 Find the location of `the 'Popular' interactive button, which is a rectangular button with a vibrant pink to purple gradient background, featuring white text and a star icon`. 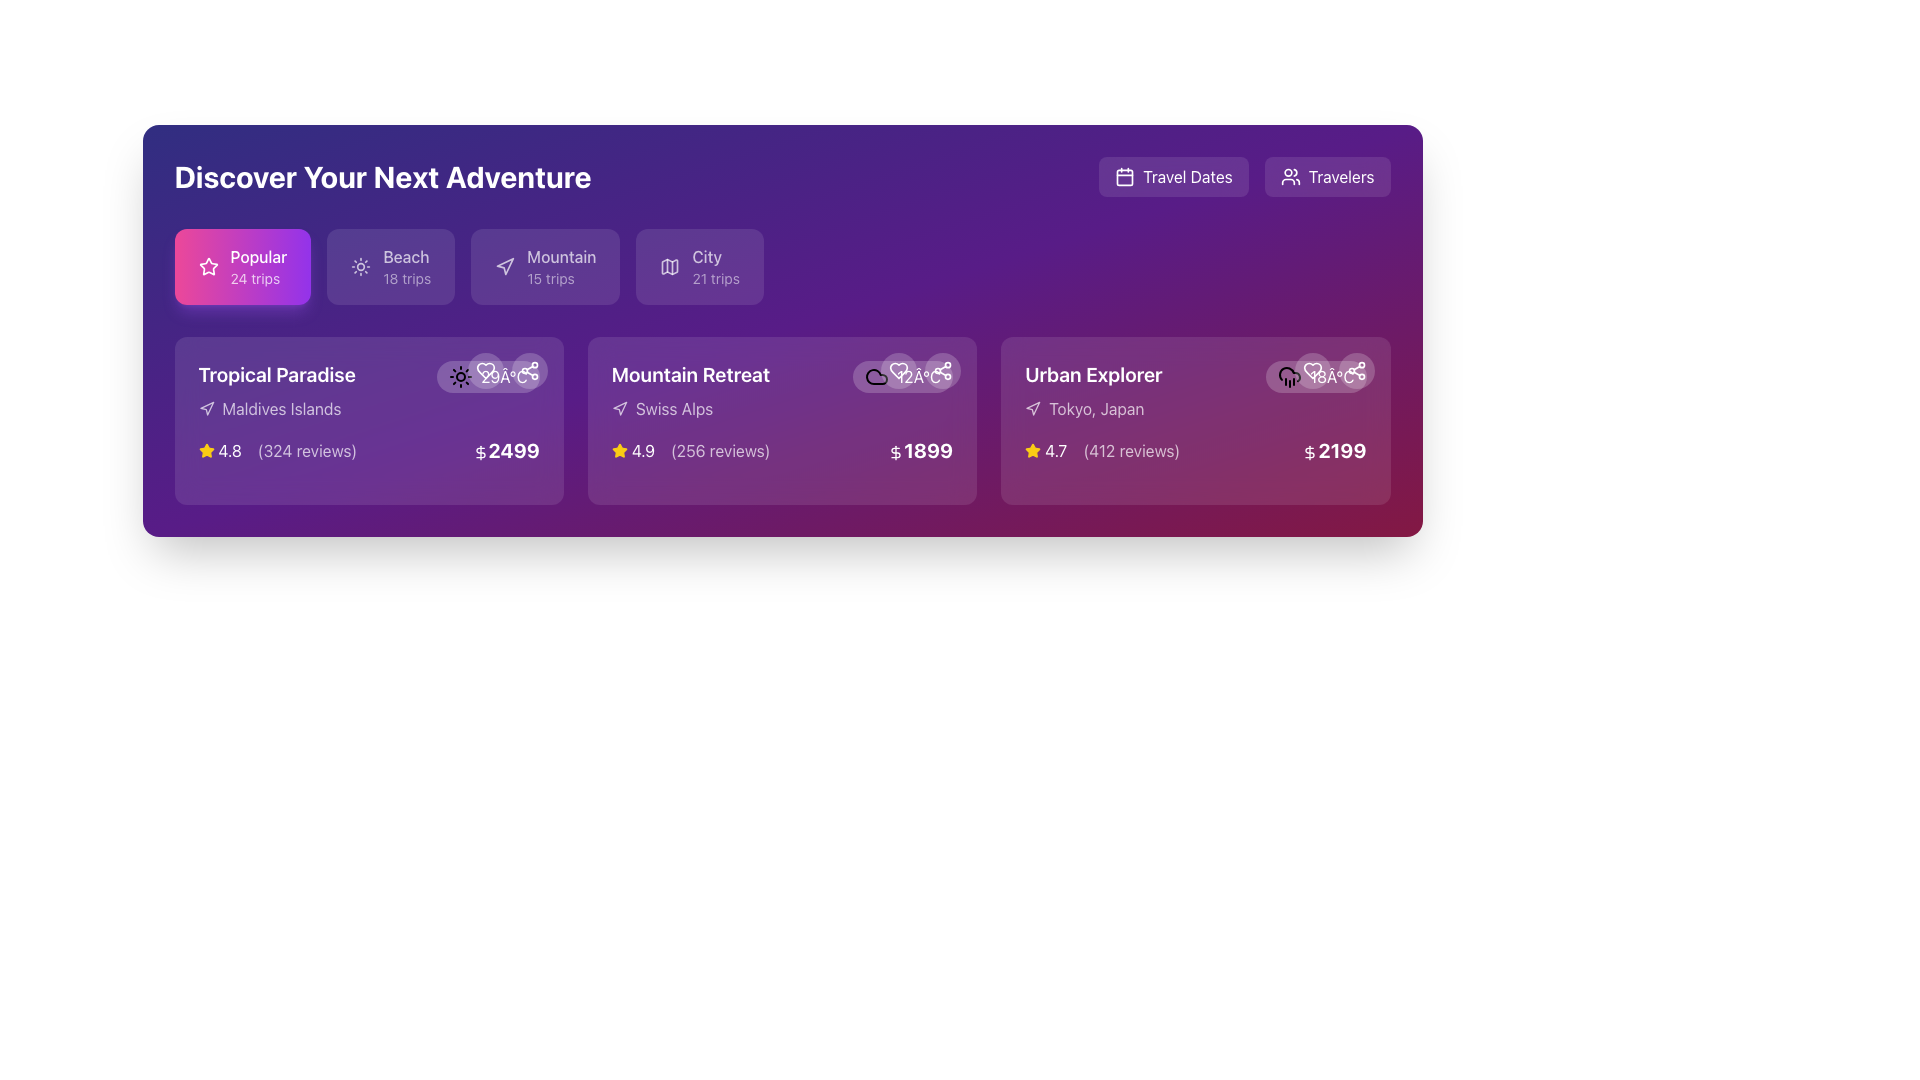

the 'Popular' interactive button, which is a rectangular button with a vibrant pink to purple gradient background, featuring white text and a star icon is located at coordinates (241, 265).